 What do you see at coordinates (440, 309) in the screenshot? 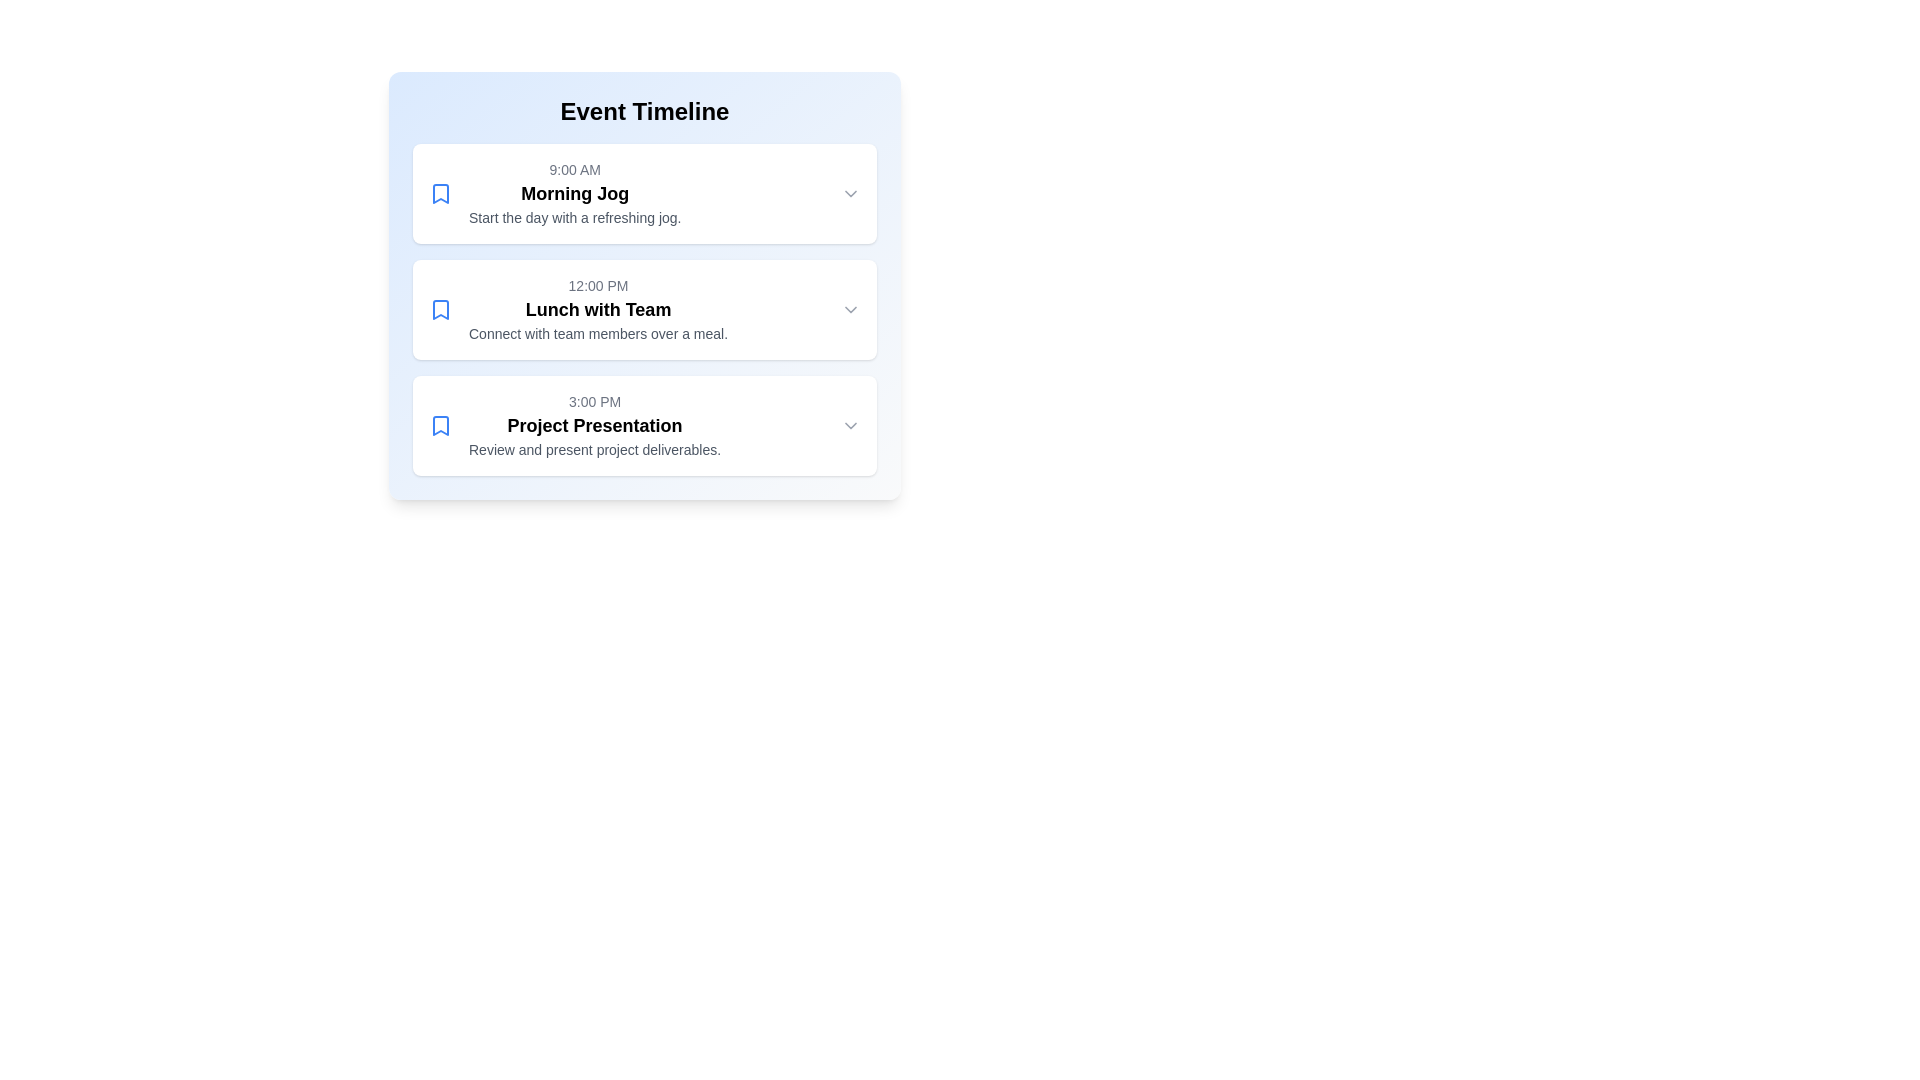
I see `the blue bookmark icon located at the left side of the 'Lunch with Team' event card` at bounding box center [440, 309].